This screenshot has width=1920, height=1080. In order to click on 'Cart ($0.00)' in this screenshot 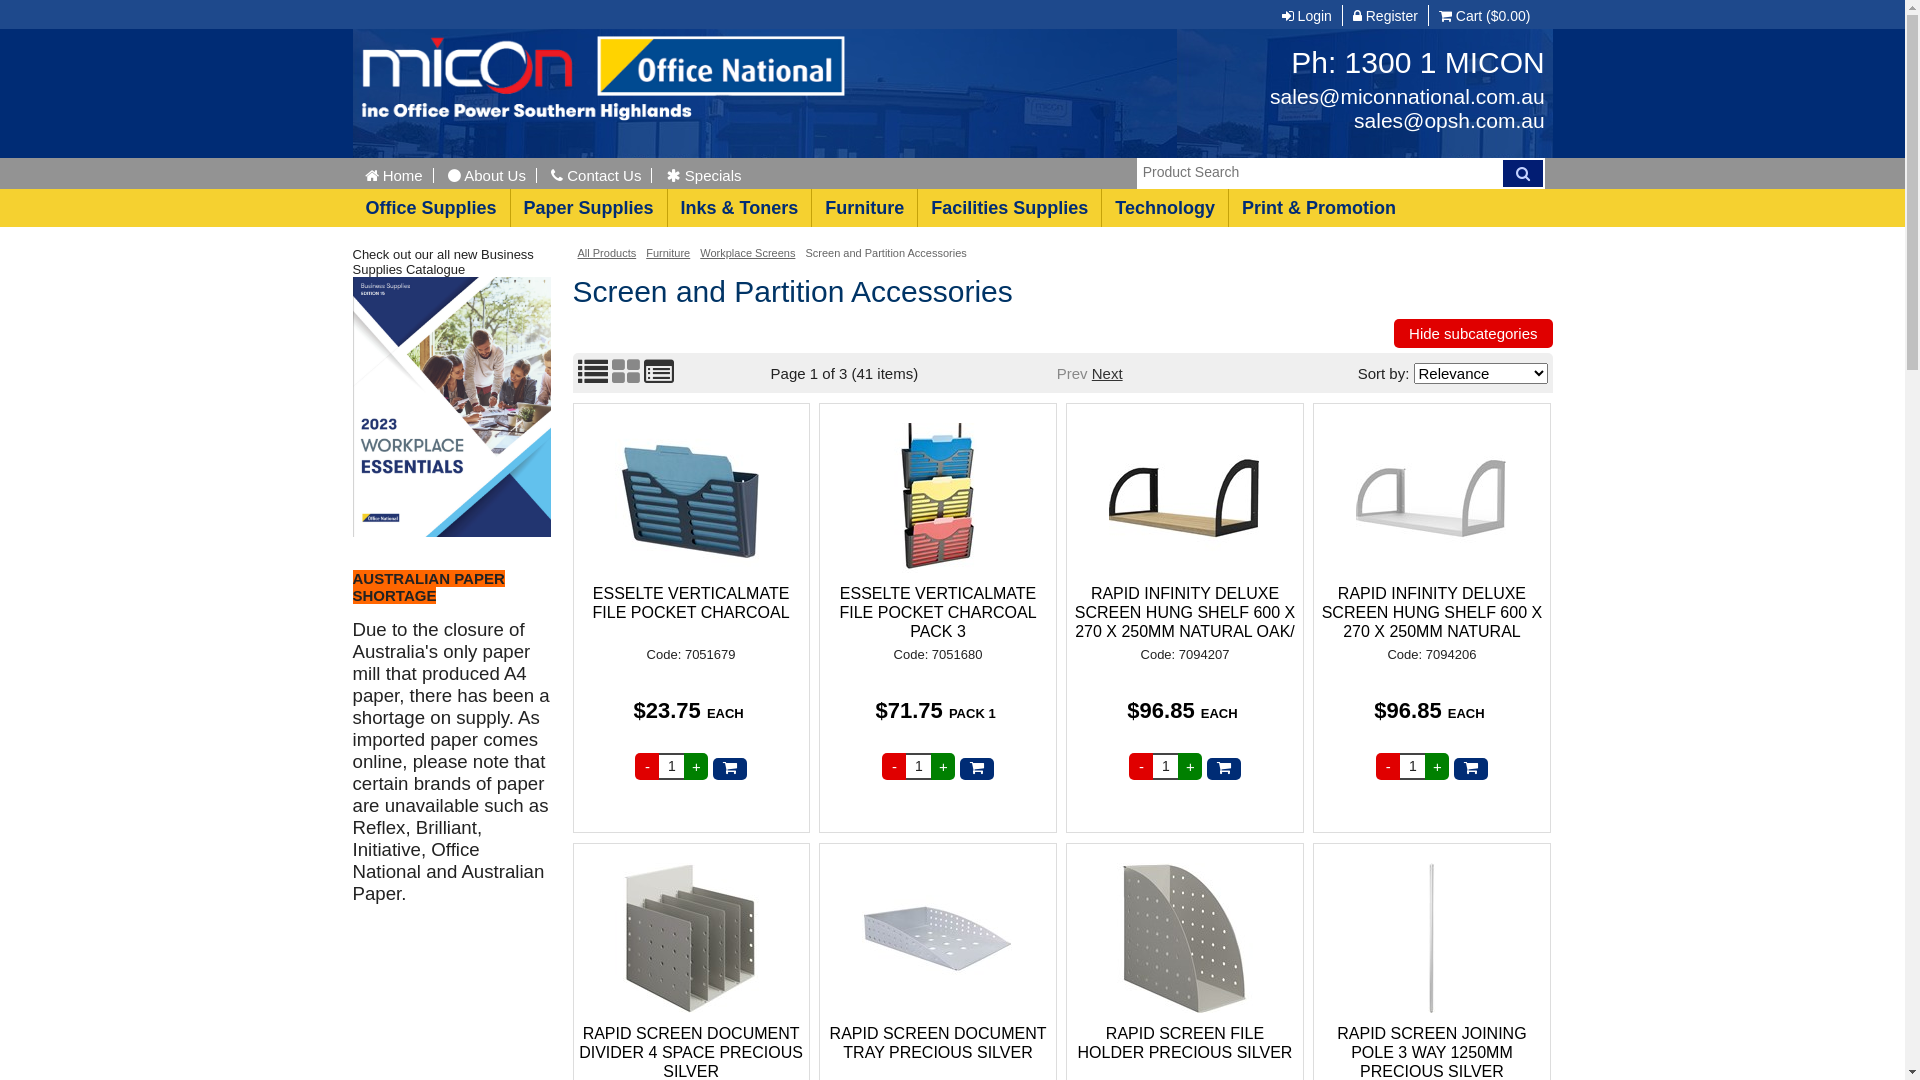, I will do `click(1484, 15)`.